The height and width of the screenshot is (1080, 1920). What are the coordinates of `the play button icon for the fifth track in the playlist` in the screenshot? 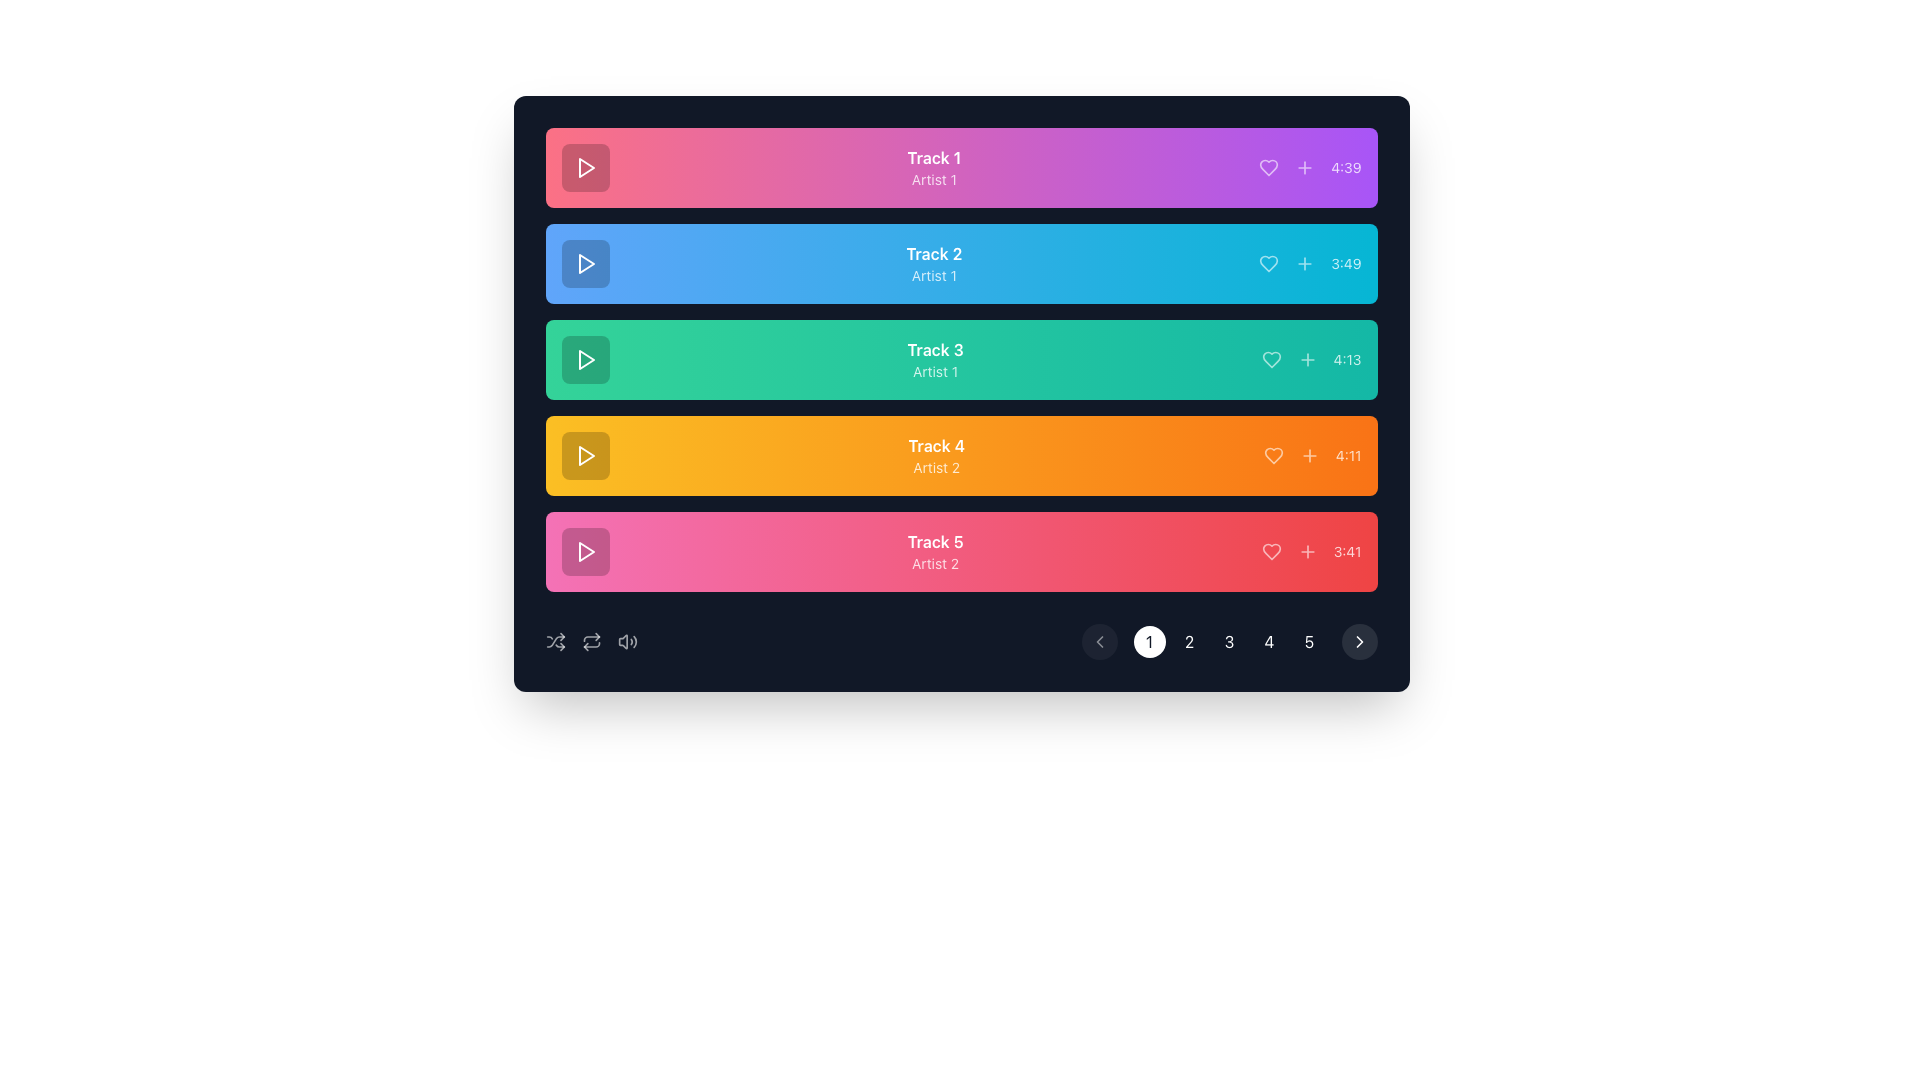 It's located at (585, 551).